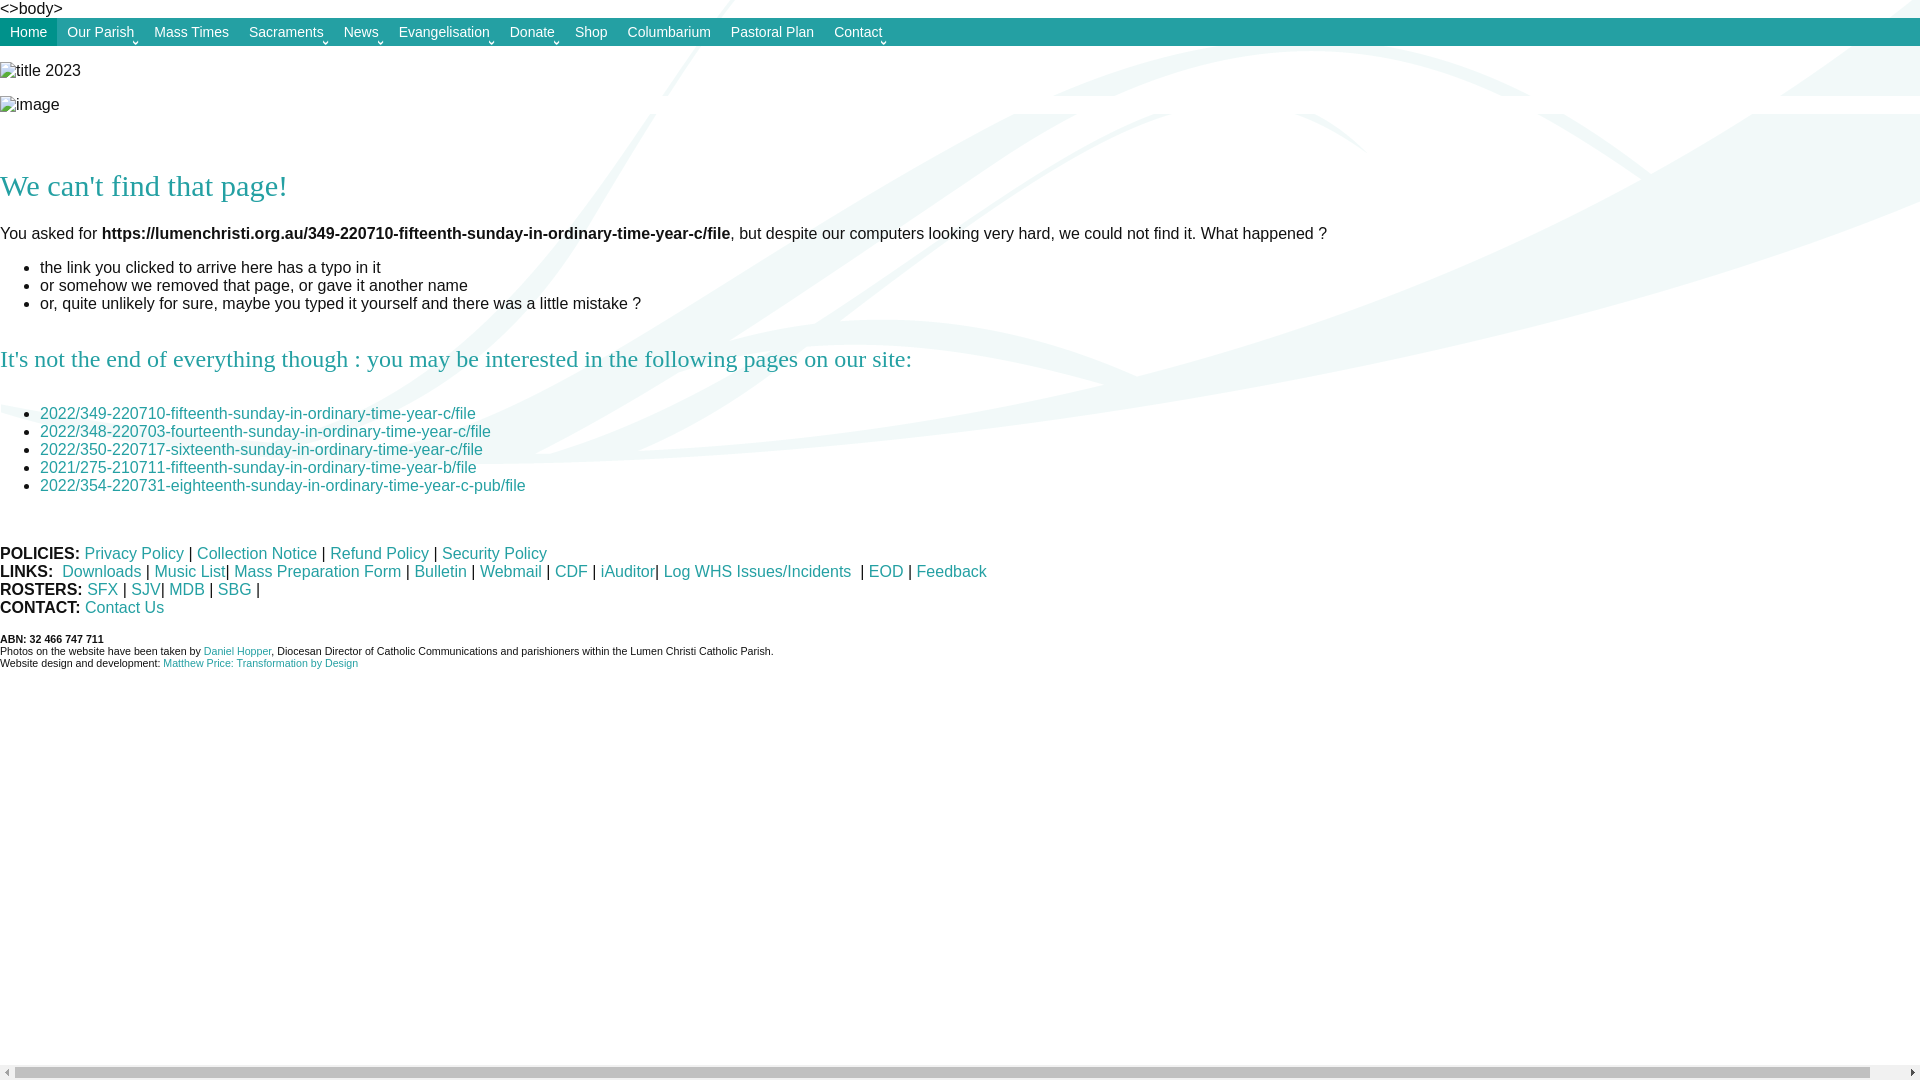 The height and width of the screenshot is (1080, 1920). Describe the element at coordinates (238, 651) in the screenshot. I see `'Daniel Hopper'` at that location.